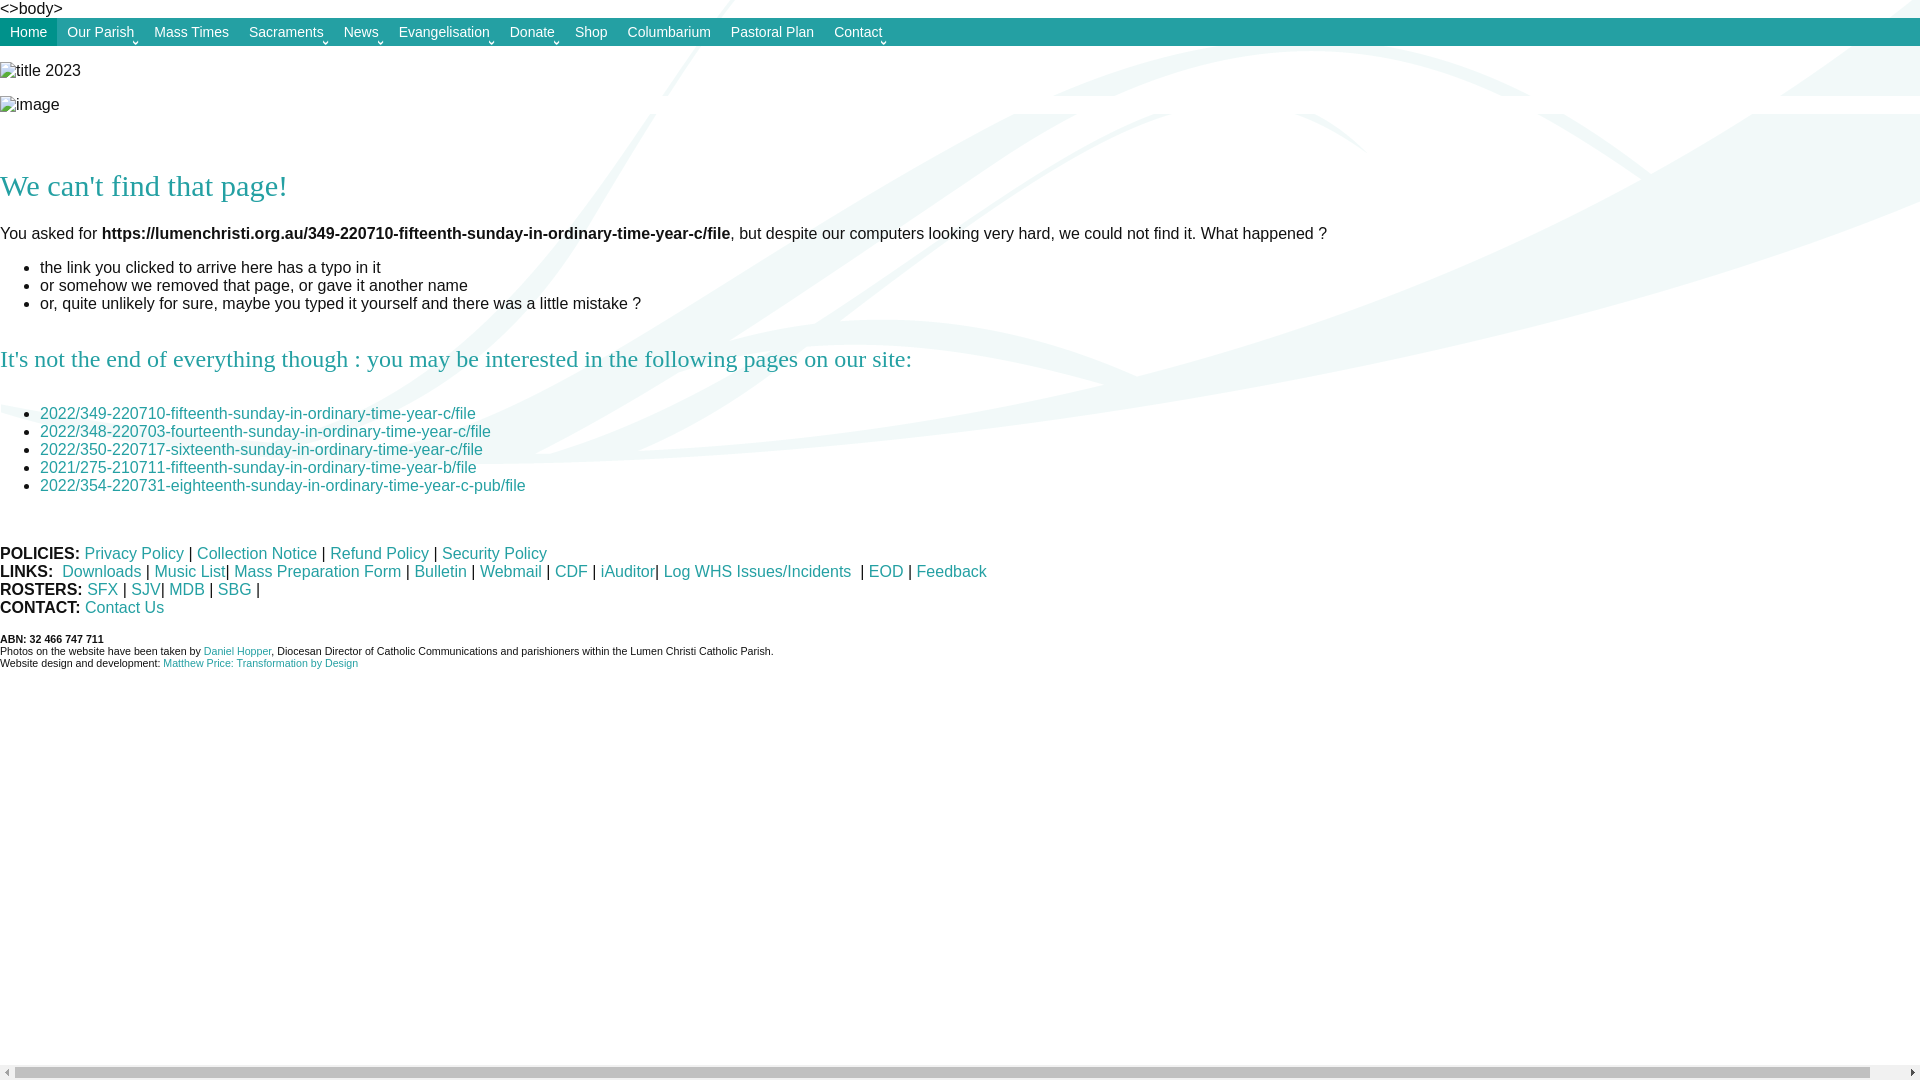 The height and width of the screenshot is (1080, 1920). Describe the element at coordinates (238, 651) in the screenshot. I see `'Daniel Hopper'` at that location.